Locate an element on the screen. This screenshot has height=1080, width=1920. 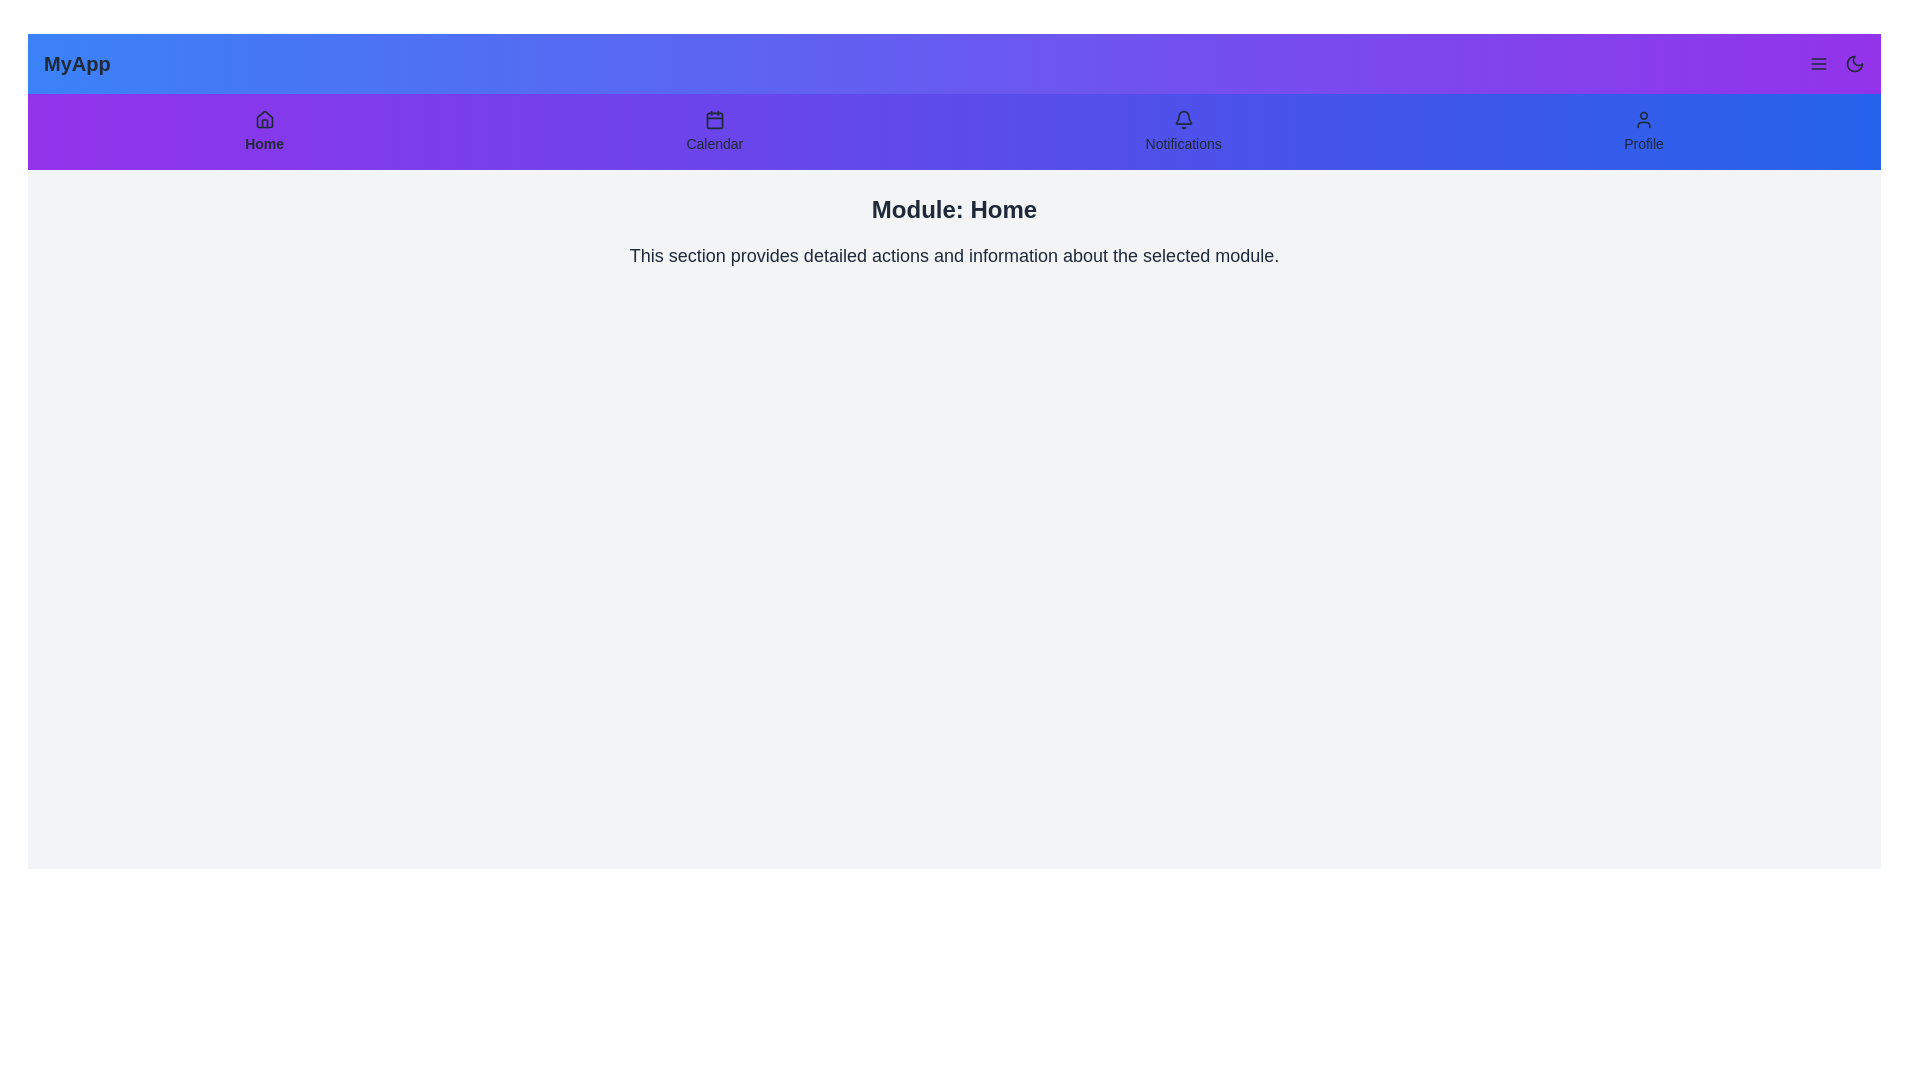
the Home tab in the navigation bar is located at coordinates (263, 131).